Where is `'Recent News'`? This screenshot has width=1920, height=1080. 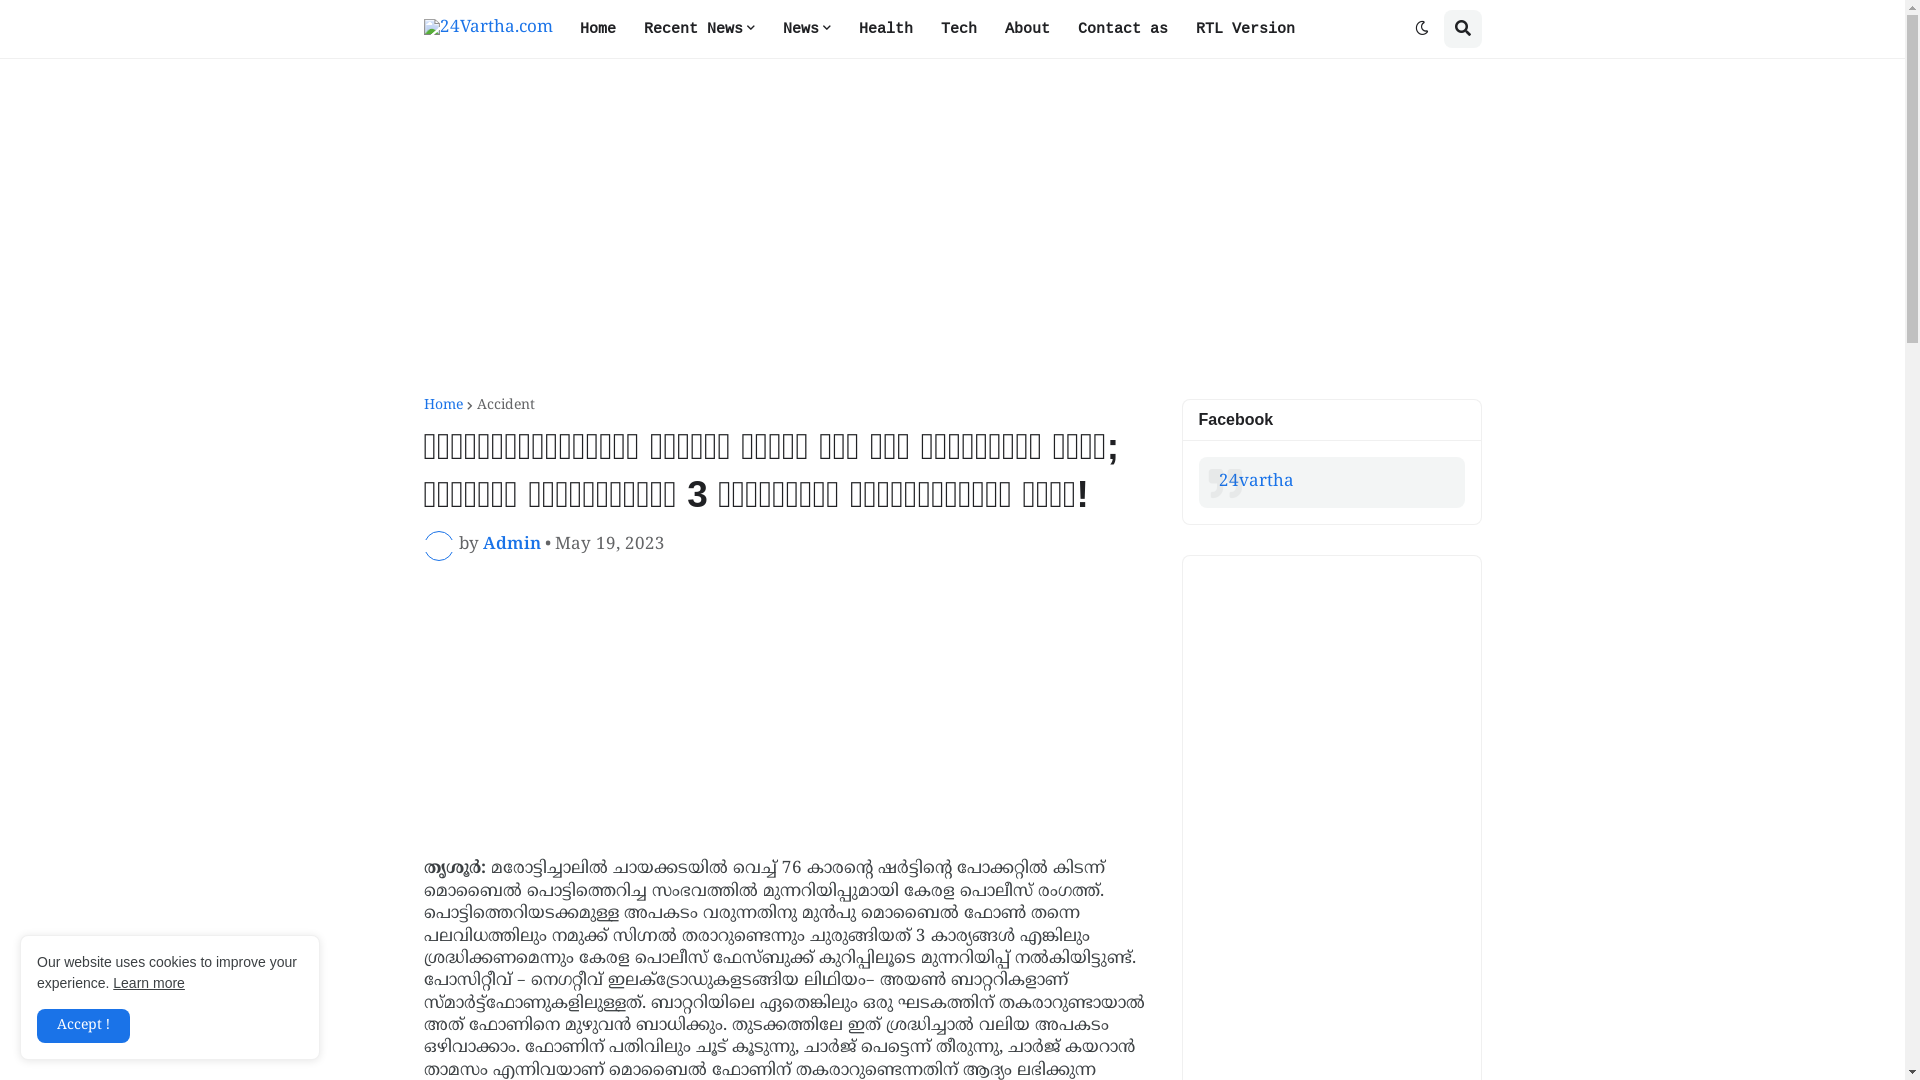
'Recent News' is located at coordinates (699, 29).